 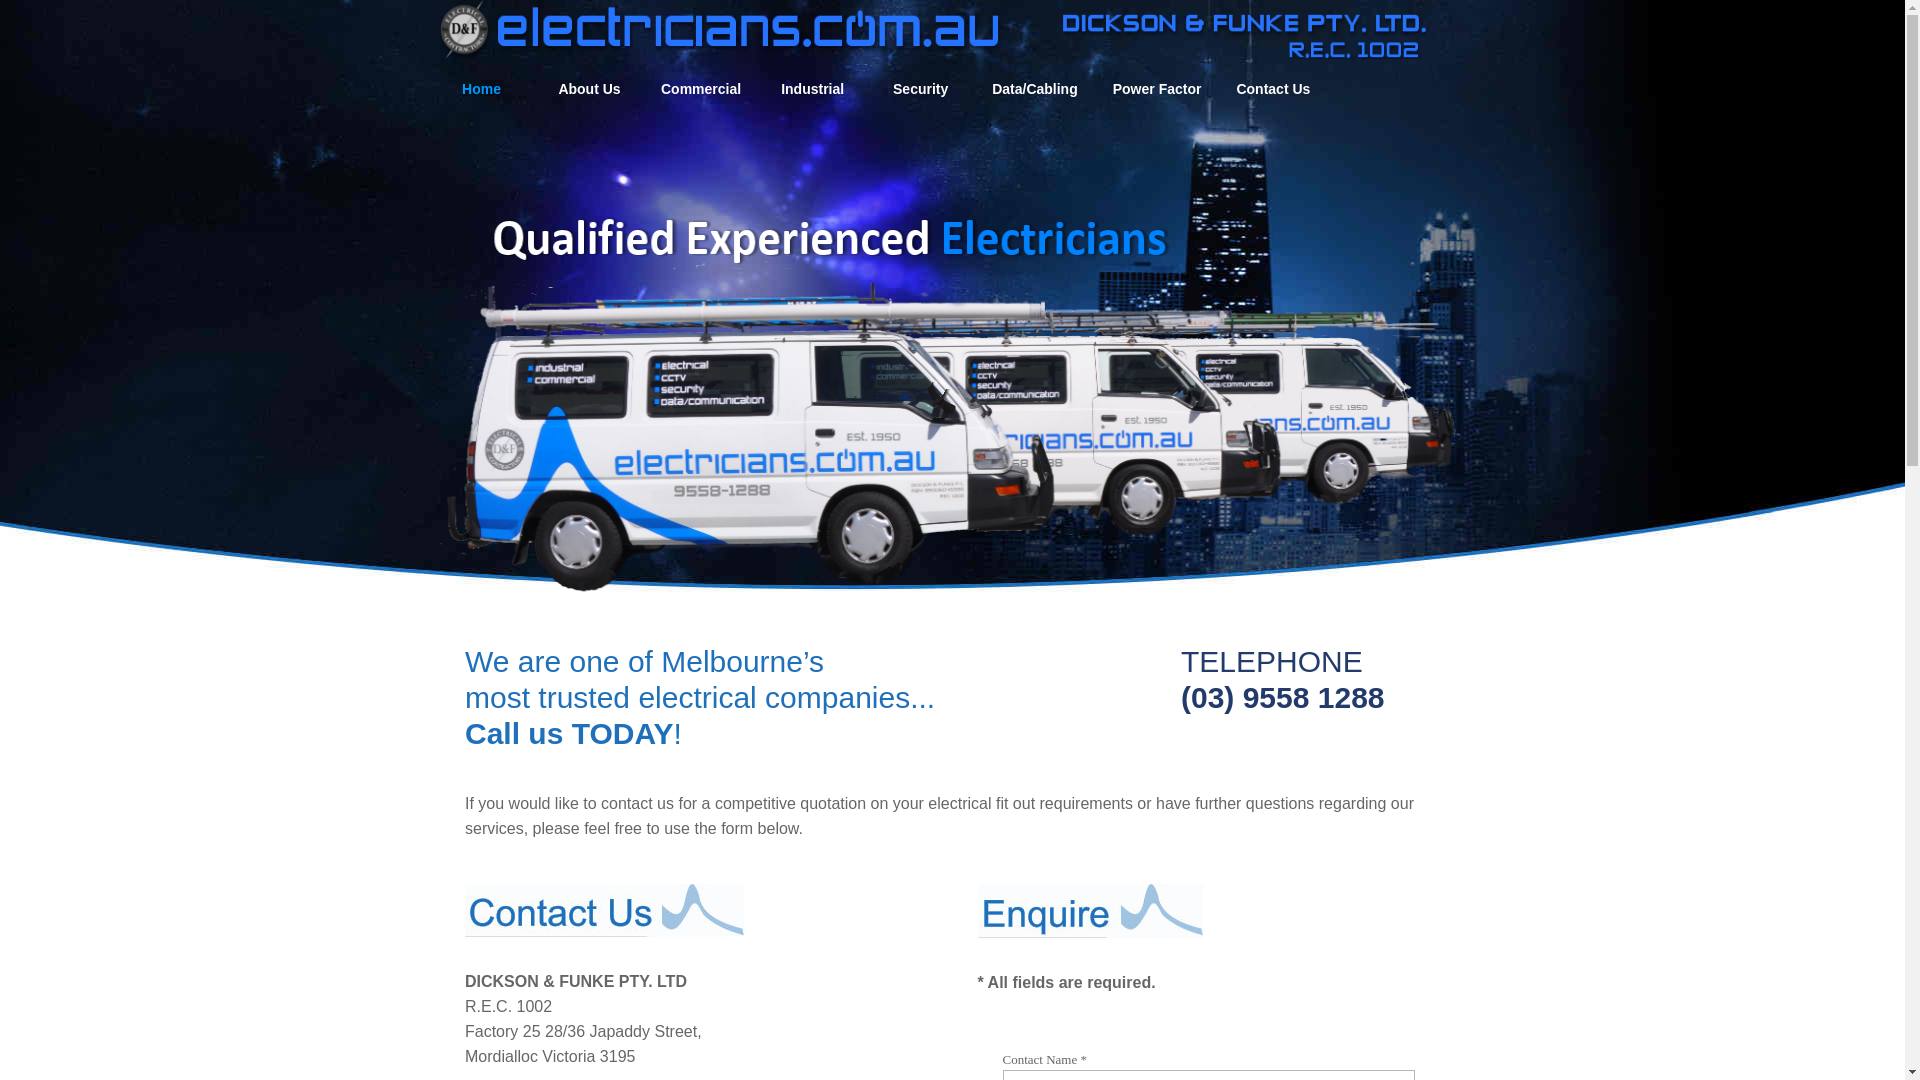 What do you see at coordinates (700, 88) in the screenshot?
I see `'Commercial'` at bounding box center [700, 88].